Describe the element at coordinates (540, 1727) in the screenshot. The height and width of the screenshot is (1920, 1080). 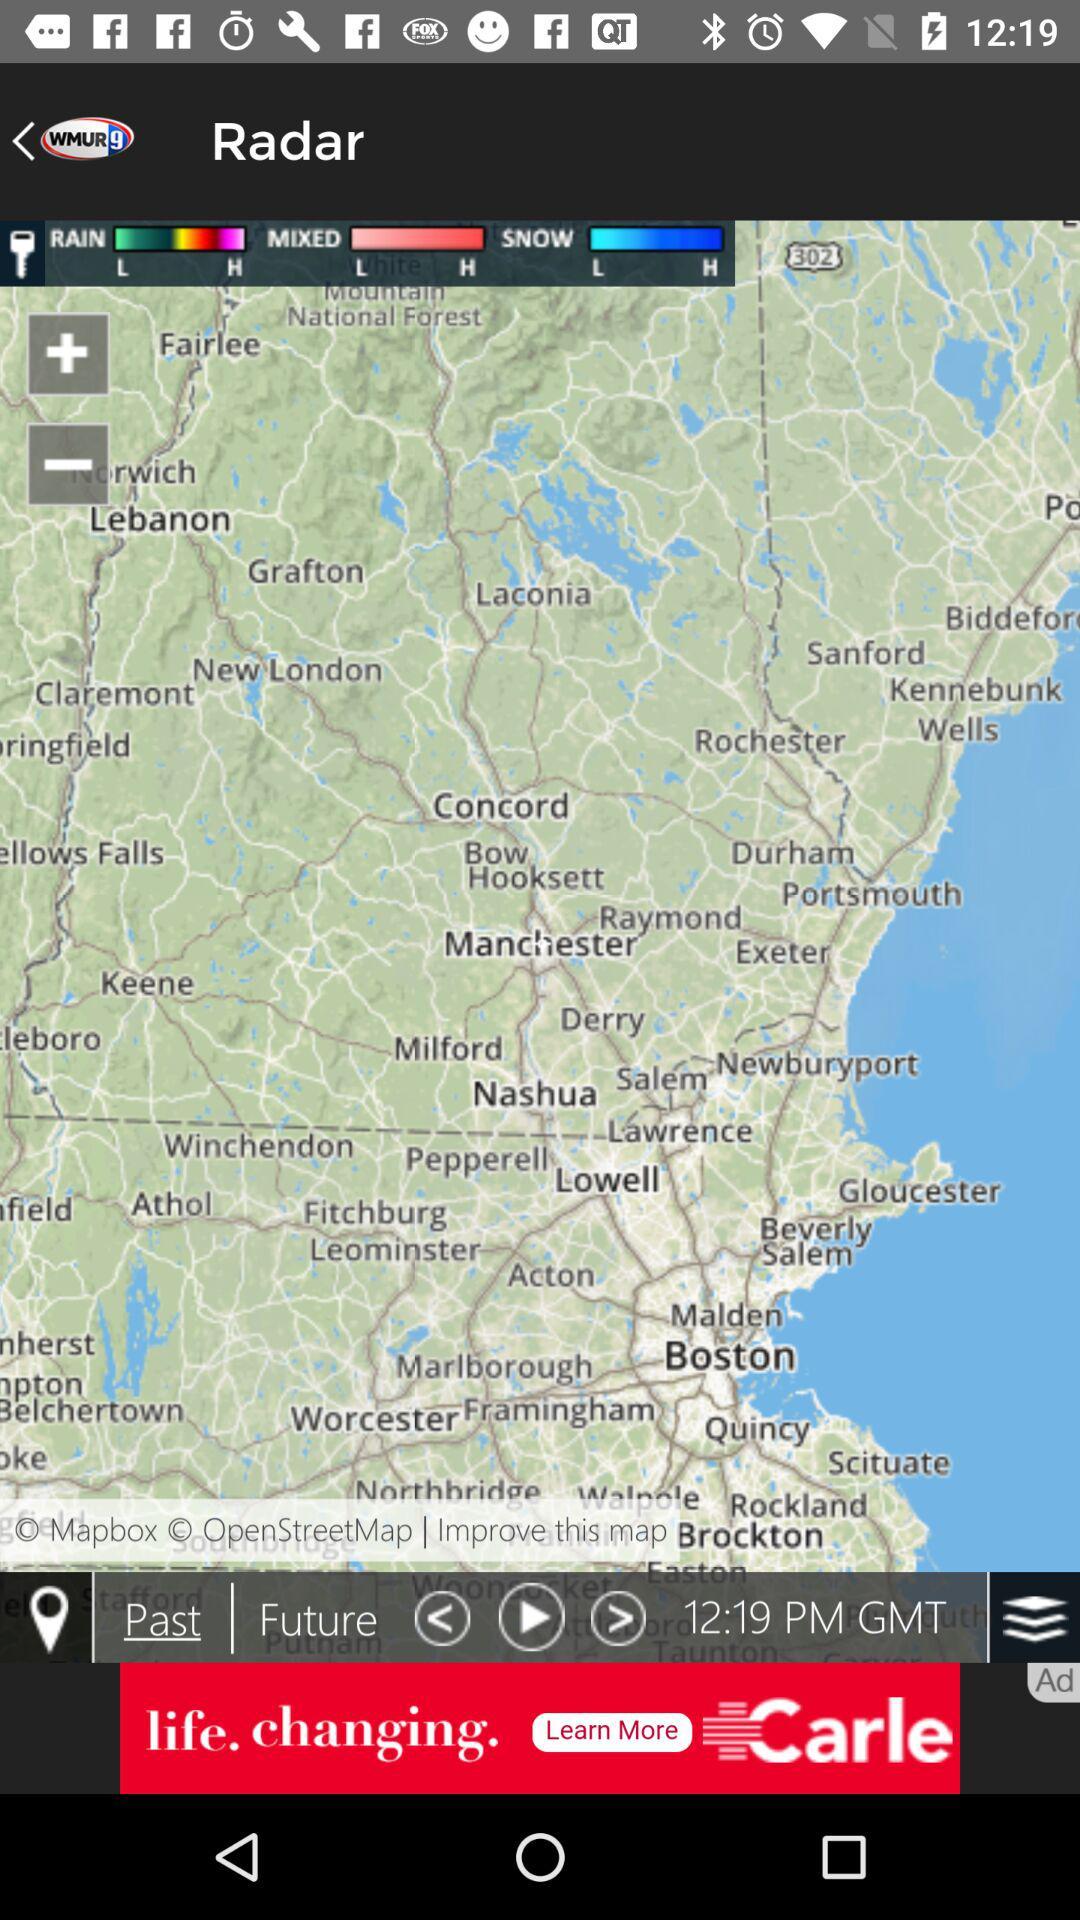
I see `advertisement page` at that location.